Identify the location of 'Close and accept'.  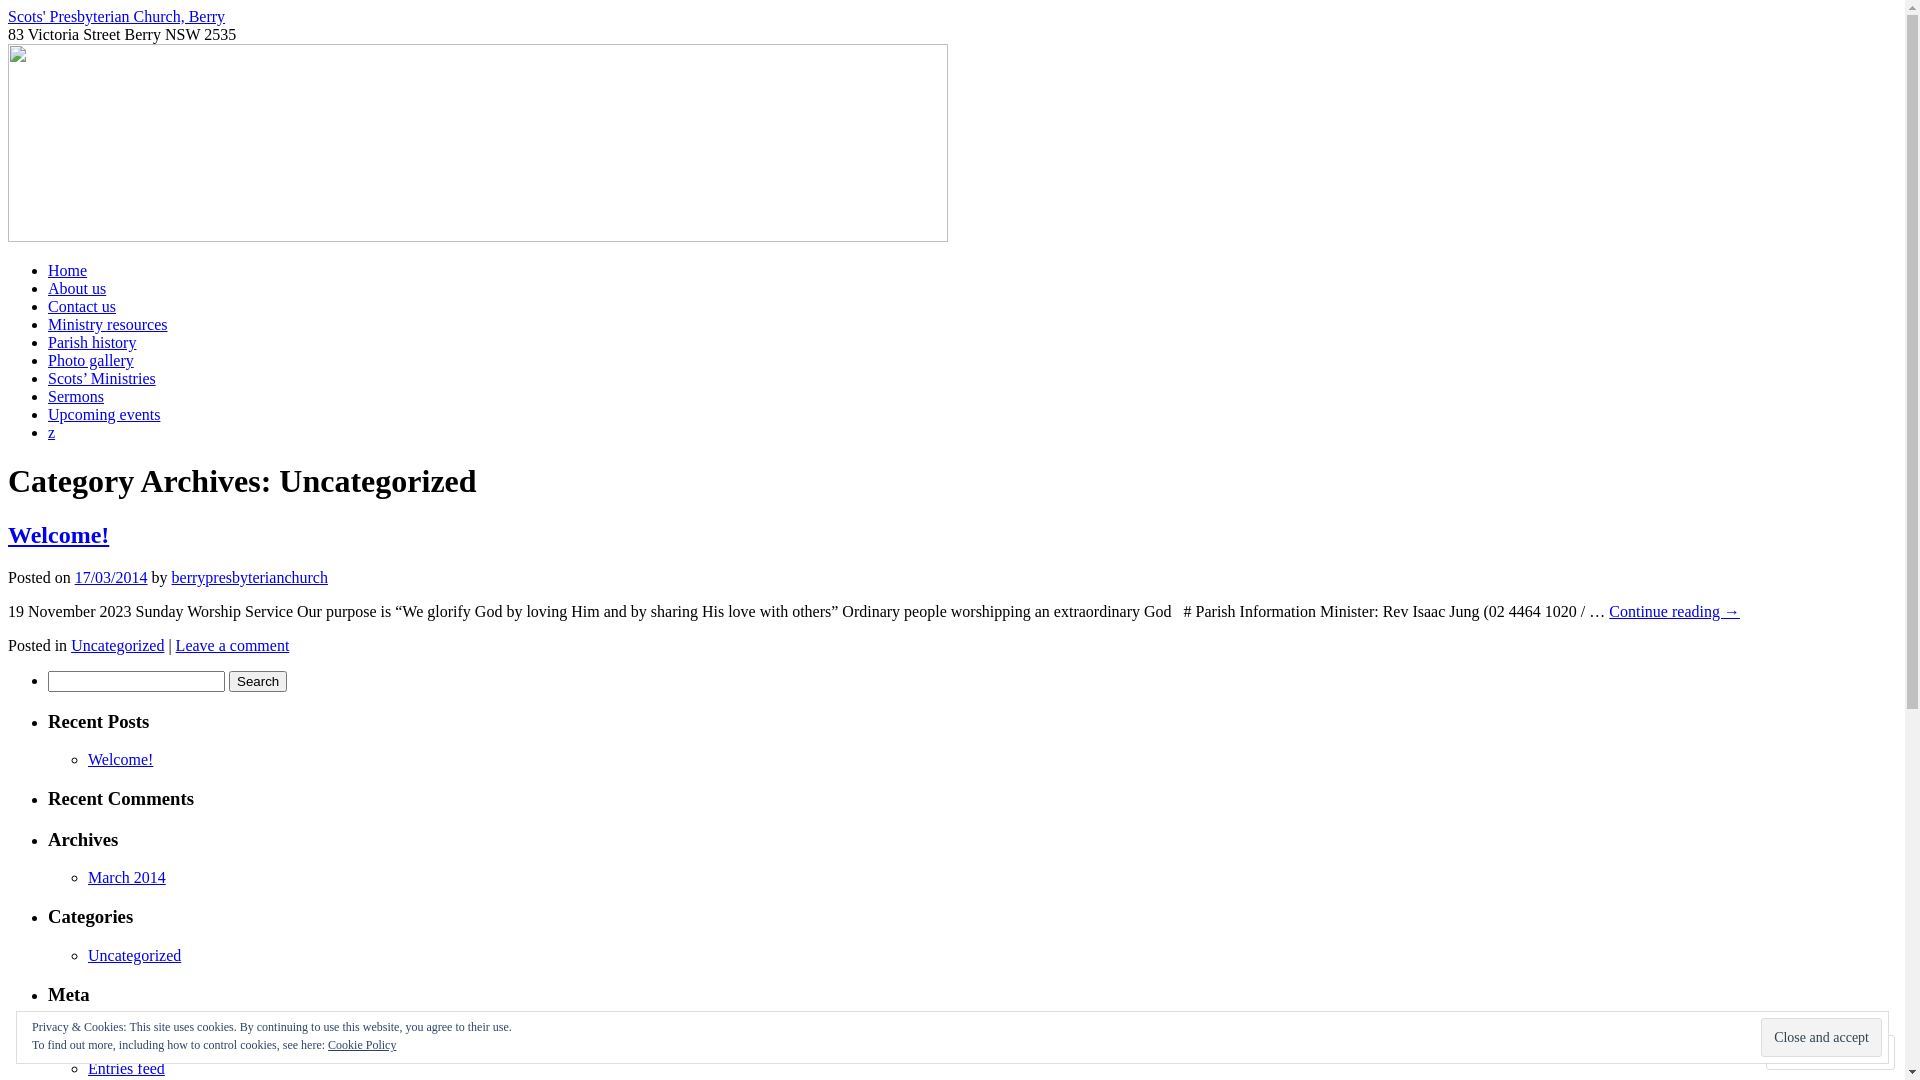
(1821, 1036).